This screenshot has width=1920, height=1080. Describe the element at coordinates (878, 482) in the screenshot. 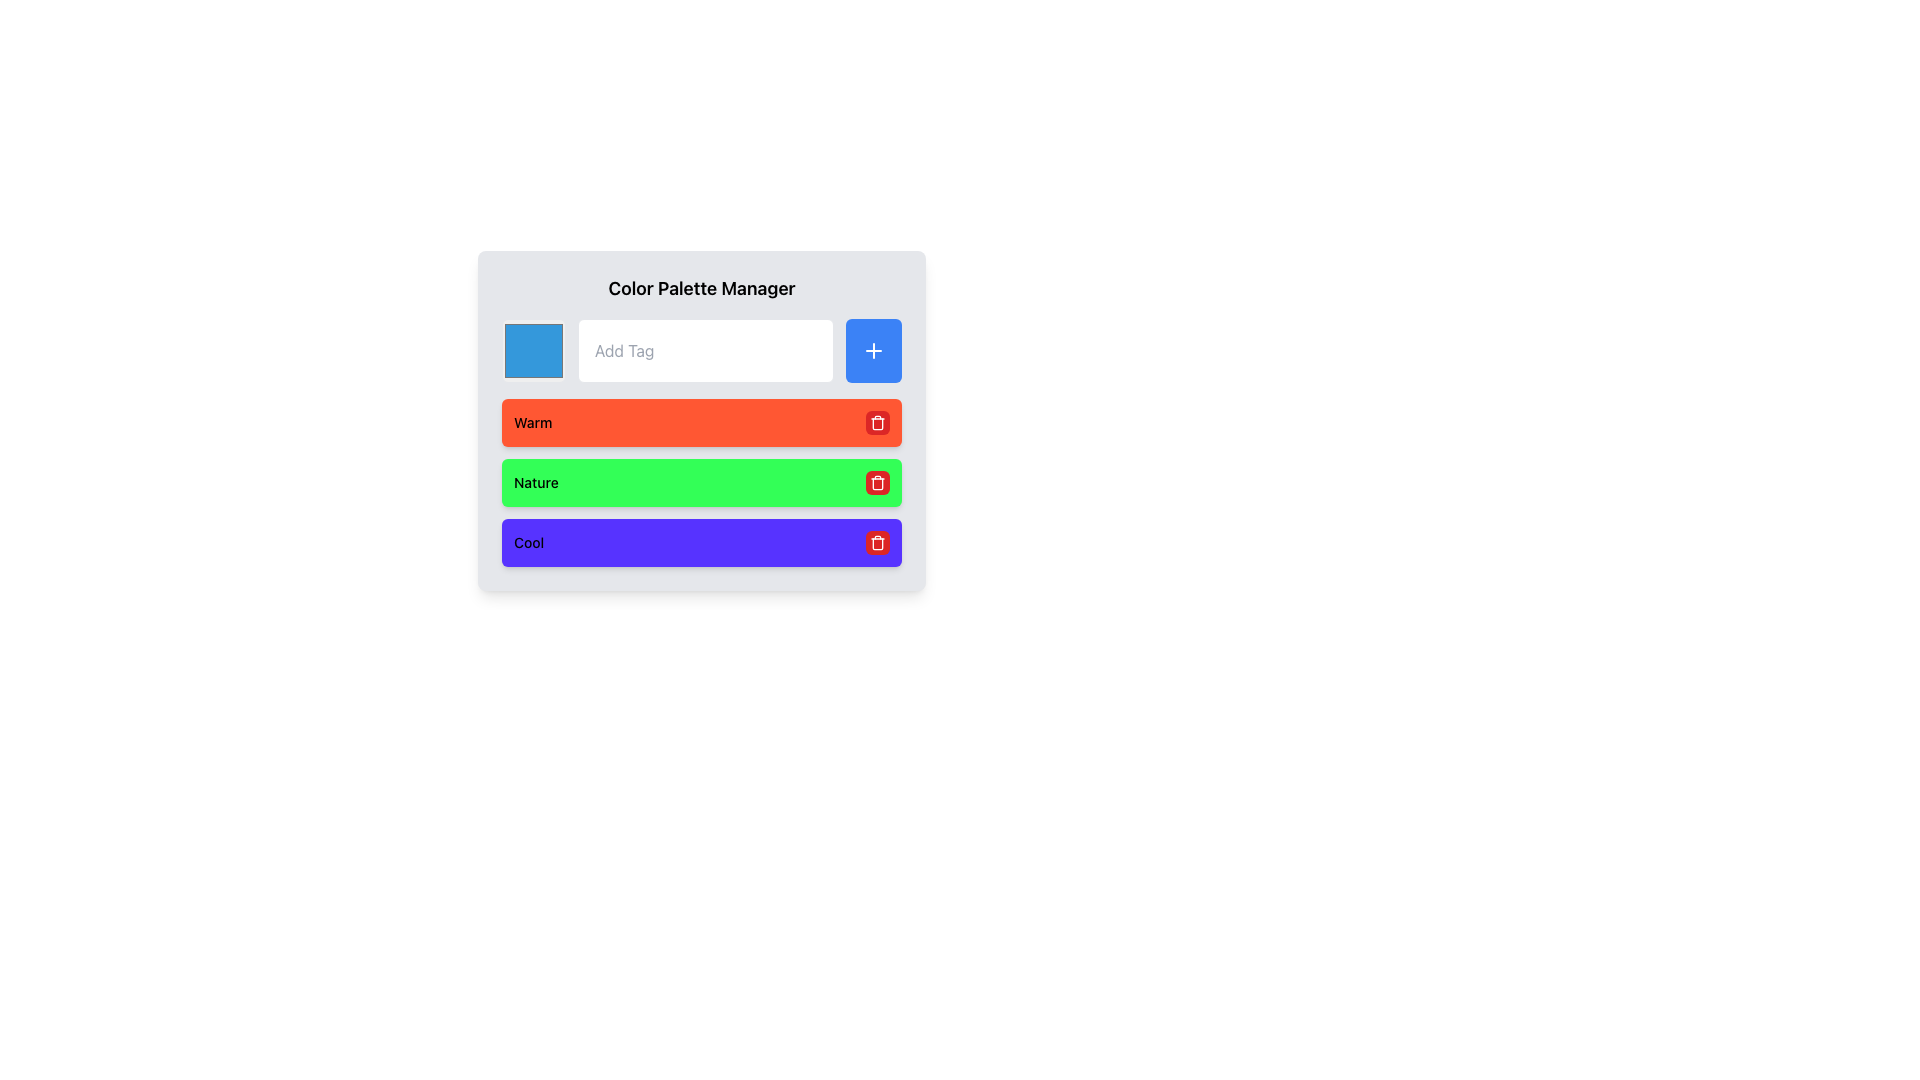

I see `the trash can icon button styled in white on a red circular background, which represents a delete action for the second item labeled 'Nature'` at that location.